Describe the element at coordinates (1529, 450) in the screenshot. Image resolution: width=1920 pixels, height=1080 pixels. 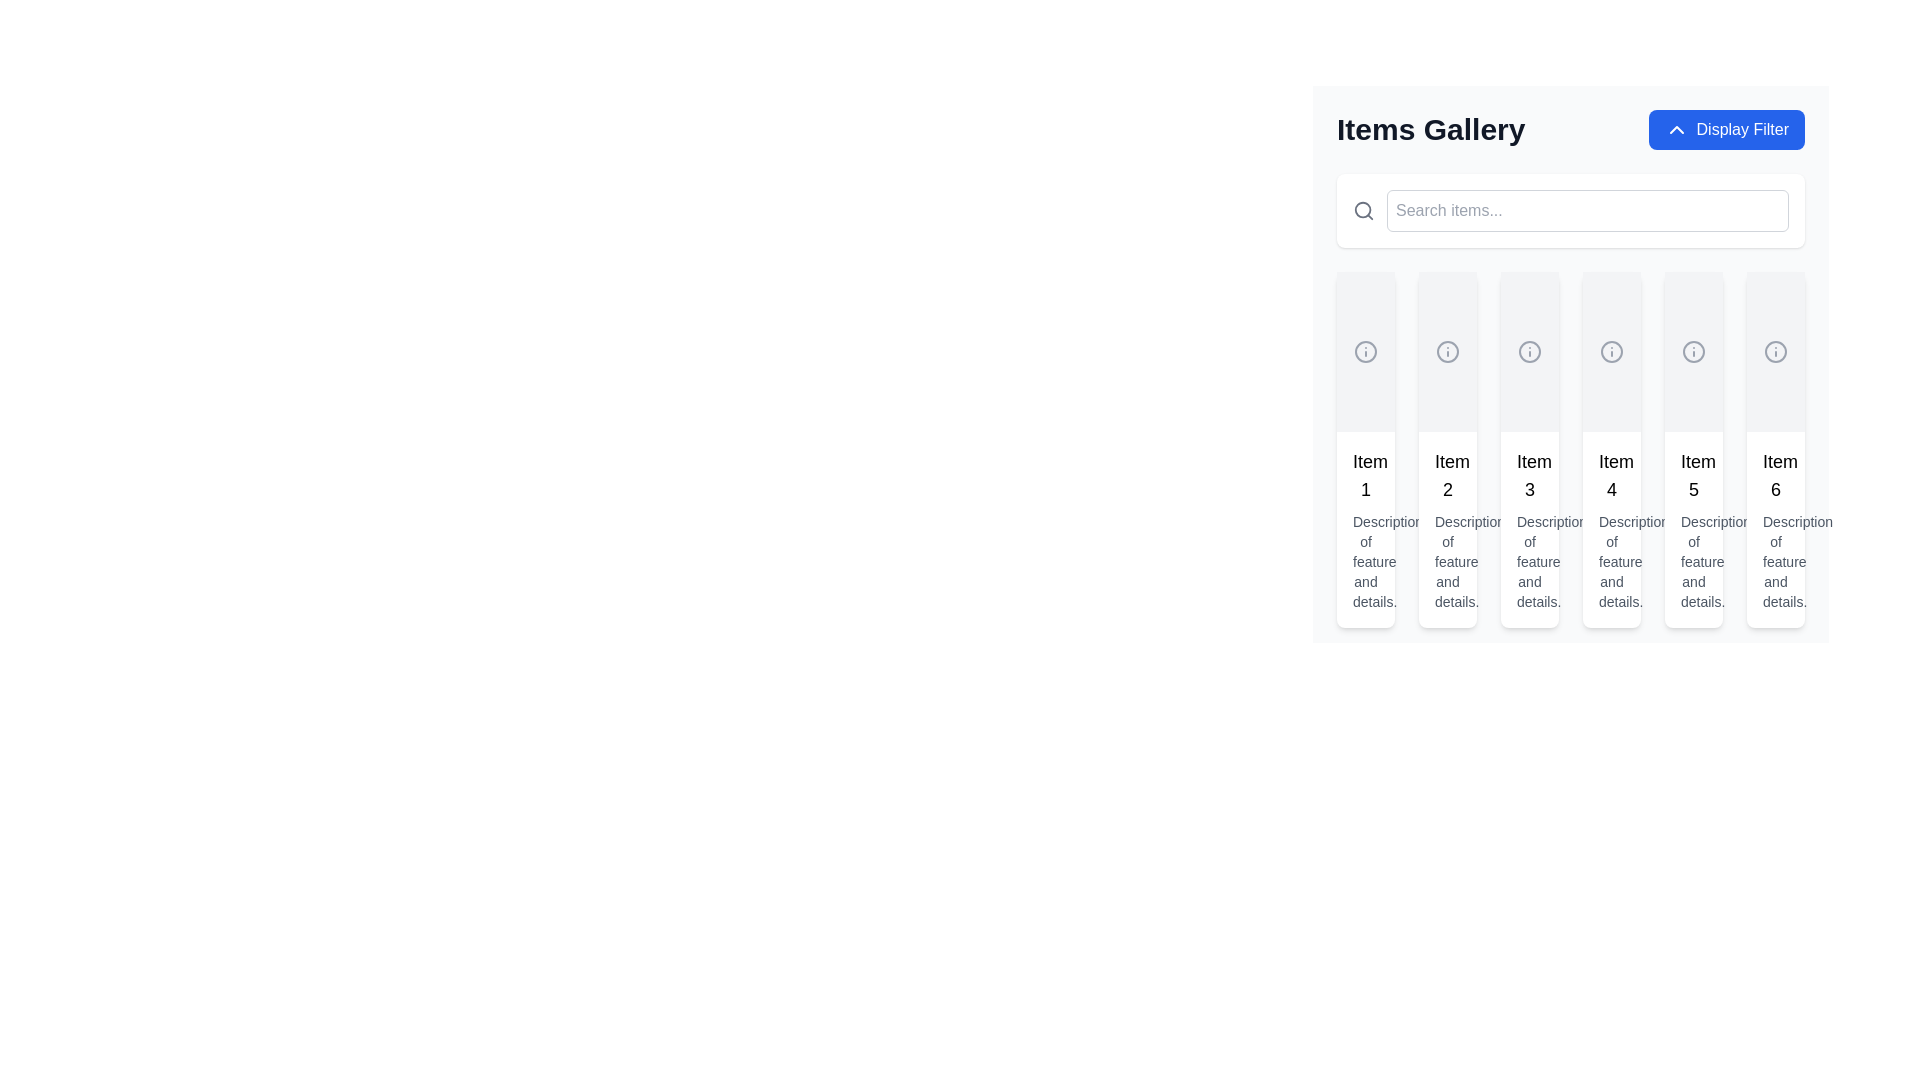
I see `the vertically elongated rectangular card labeled 'Item 3' with a white background and shadowed border` at that location.